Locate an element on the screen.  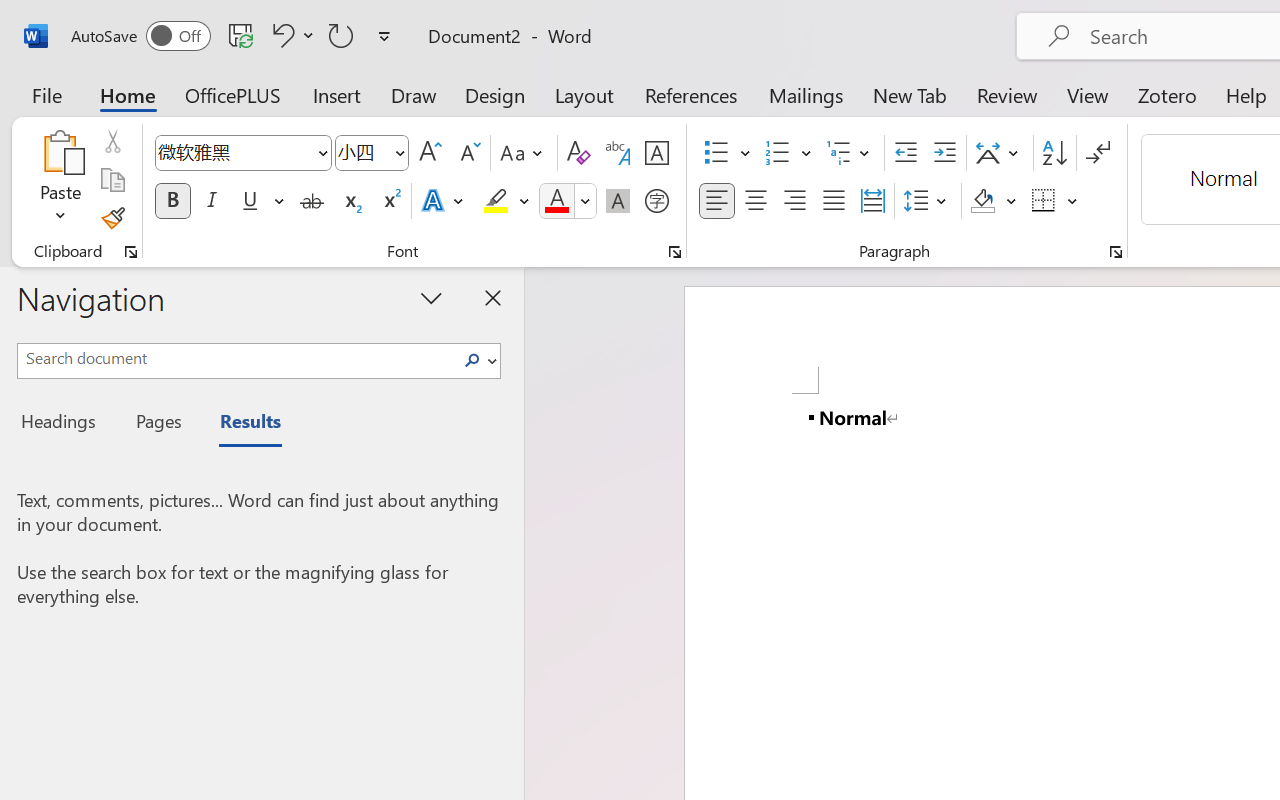
'Design' is located at coordinates (495, 94).